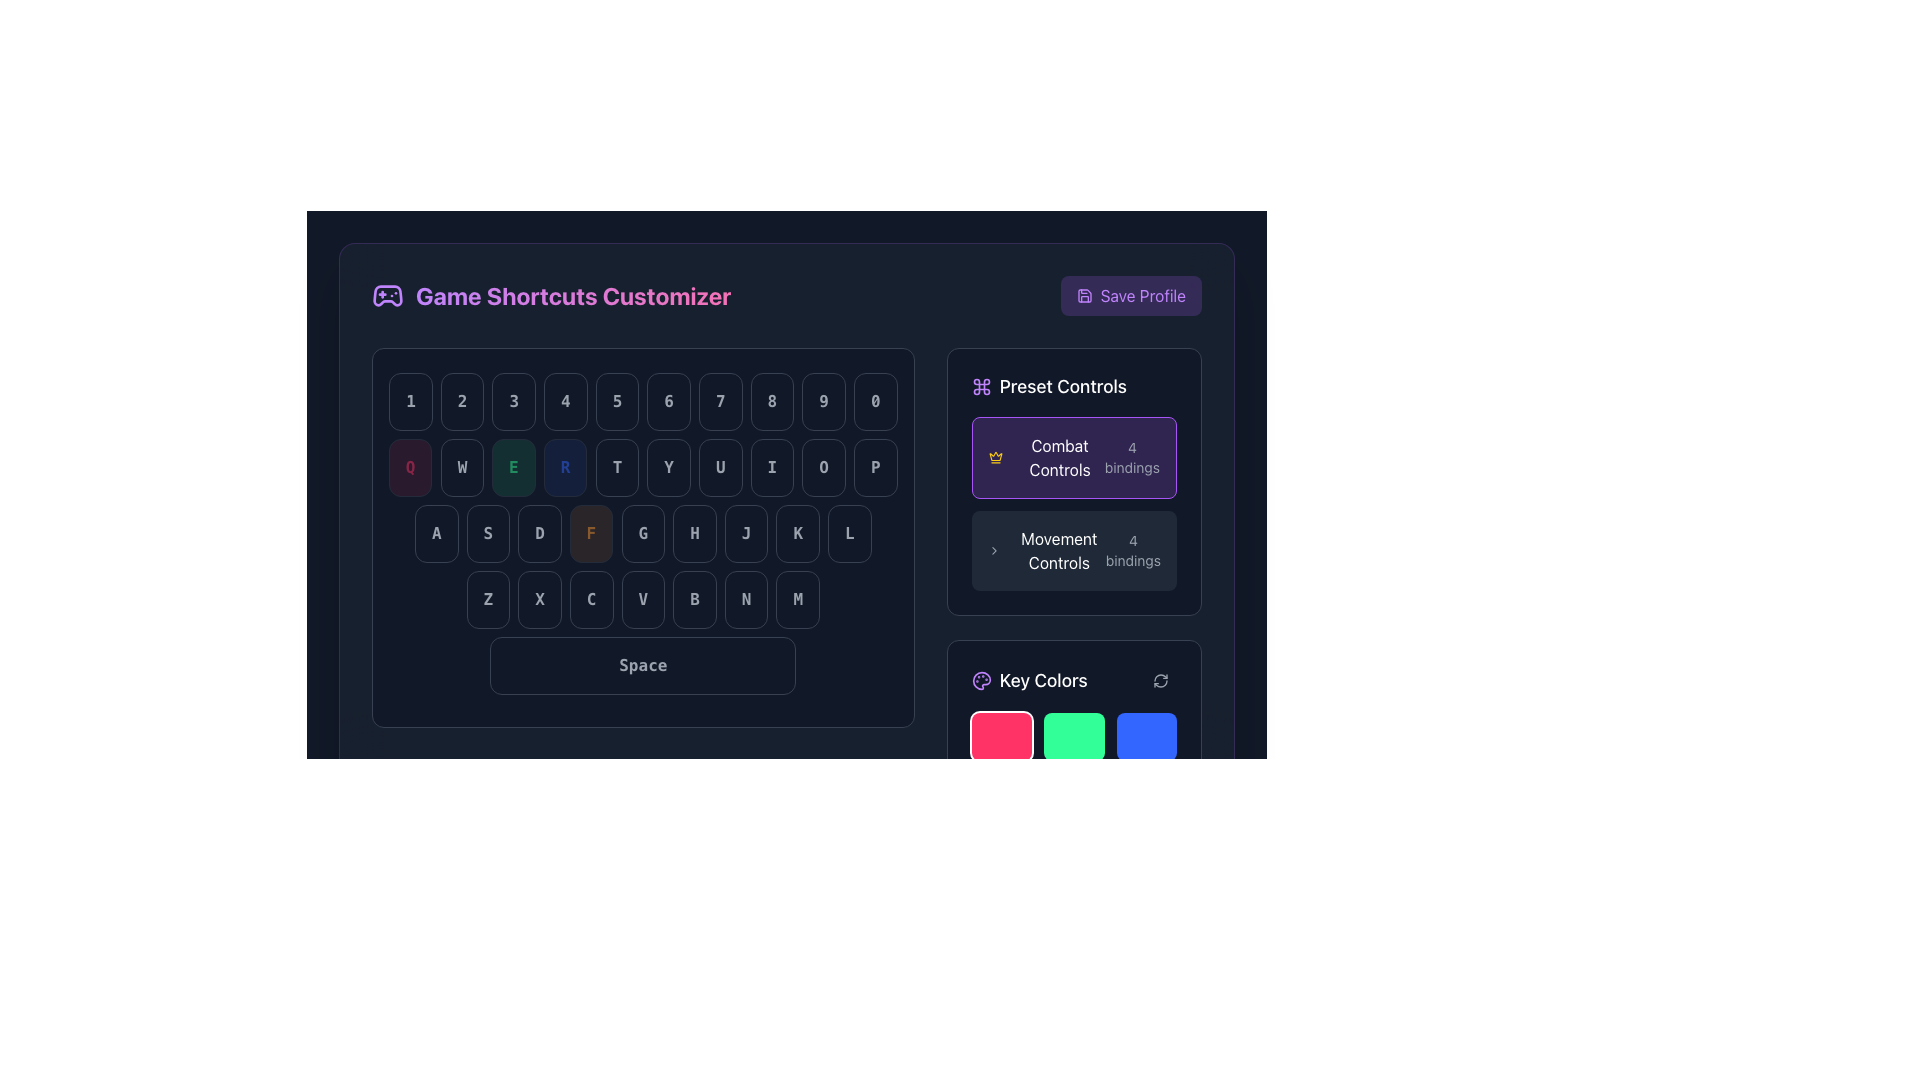  Describe the element at coordinates (1073, 458) in the screenshot. I see `the rectangular button with a rounded border, featuring a purple background, crown icon, and text 'Combat Controls'` at that location.